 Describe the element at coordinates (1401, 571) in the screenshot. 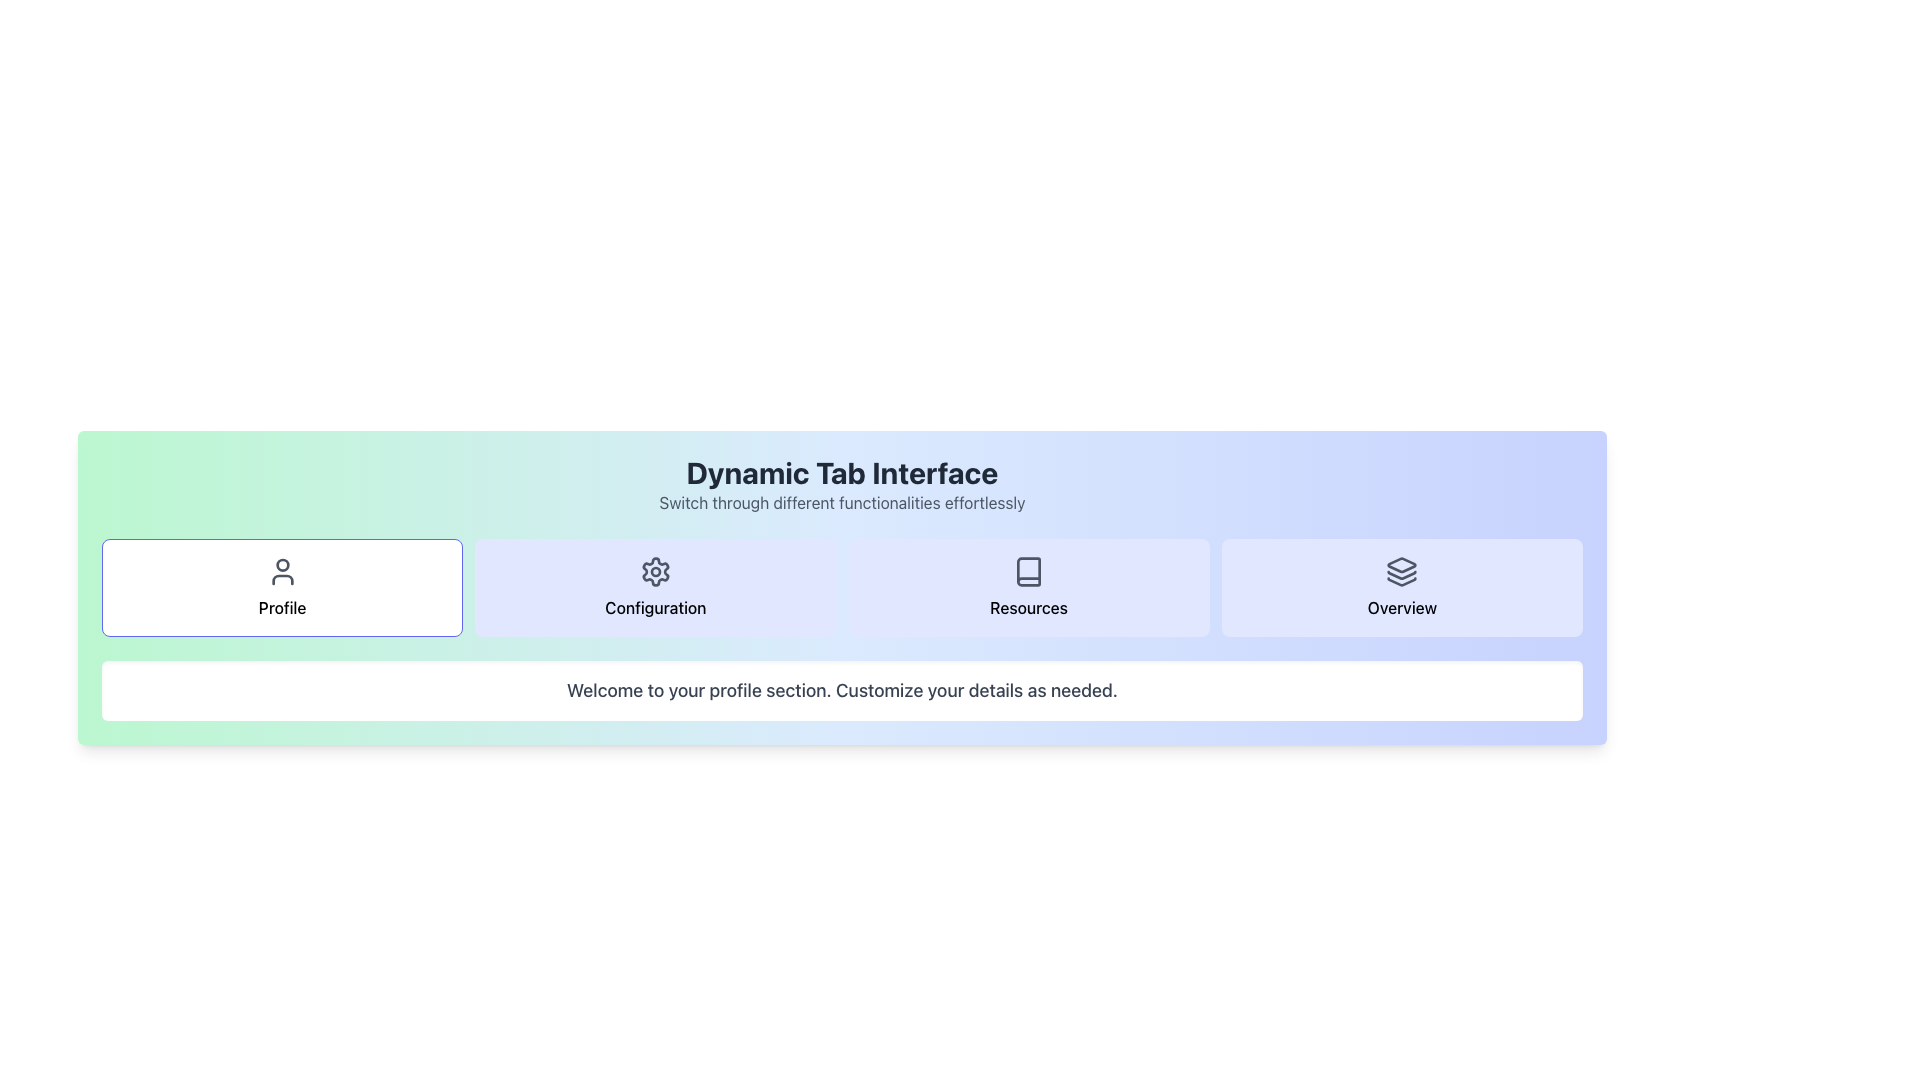

I see `the stack-like icon made of three layered rectangular shapes with dark gray coloring, located within the light blue 'Overview' button at the bottom of the interface` at that location.